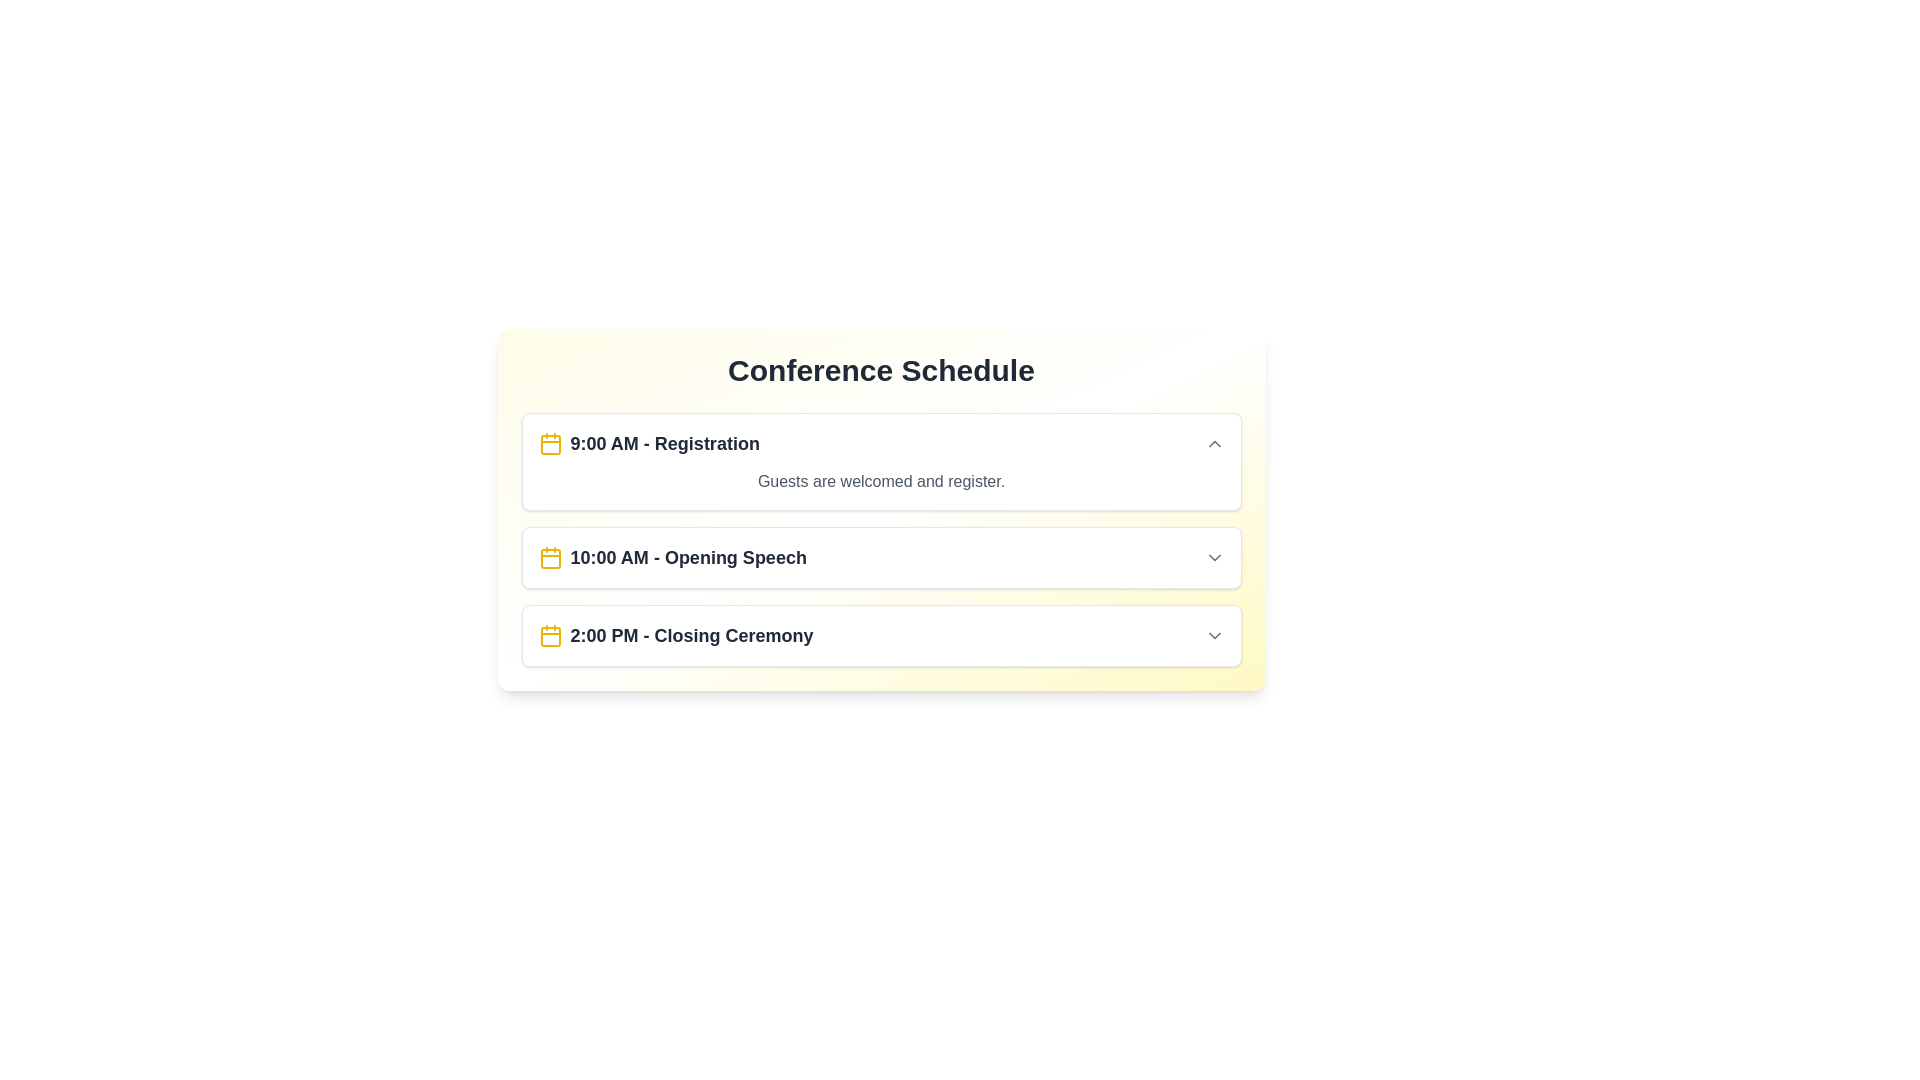 This screenshot has height=1080, width=1920. I want to click on the third item in the 'Conference Schedule' list to read the event details about the 'Closing Ceremony' scheduled for '2:00 PM', so click(880, 636).